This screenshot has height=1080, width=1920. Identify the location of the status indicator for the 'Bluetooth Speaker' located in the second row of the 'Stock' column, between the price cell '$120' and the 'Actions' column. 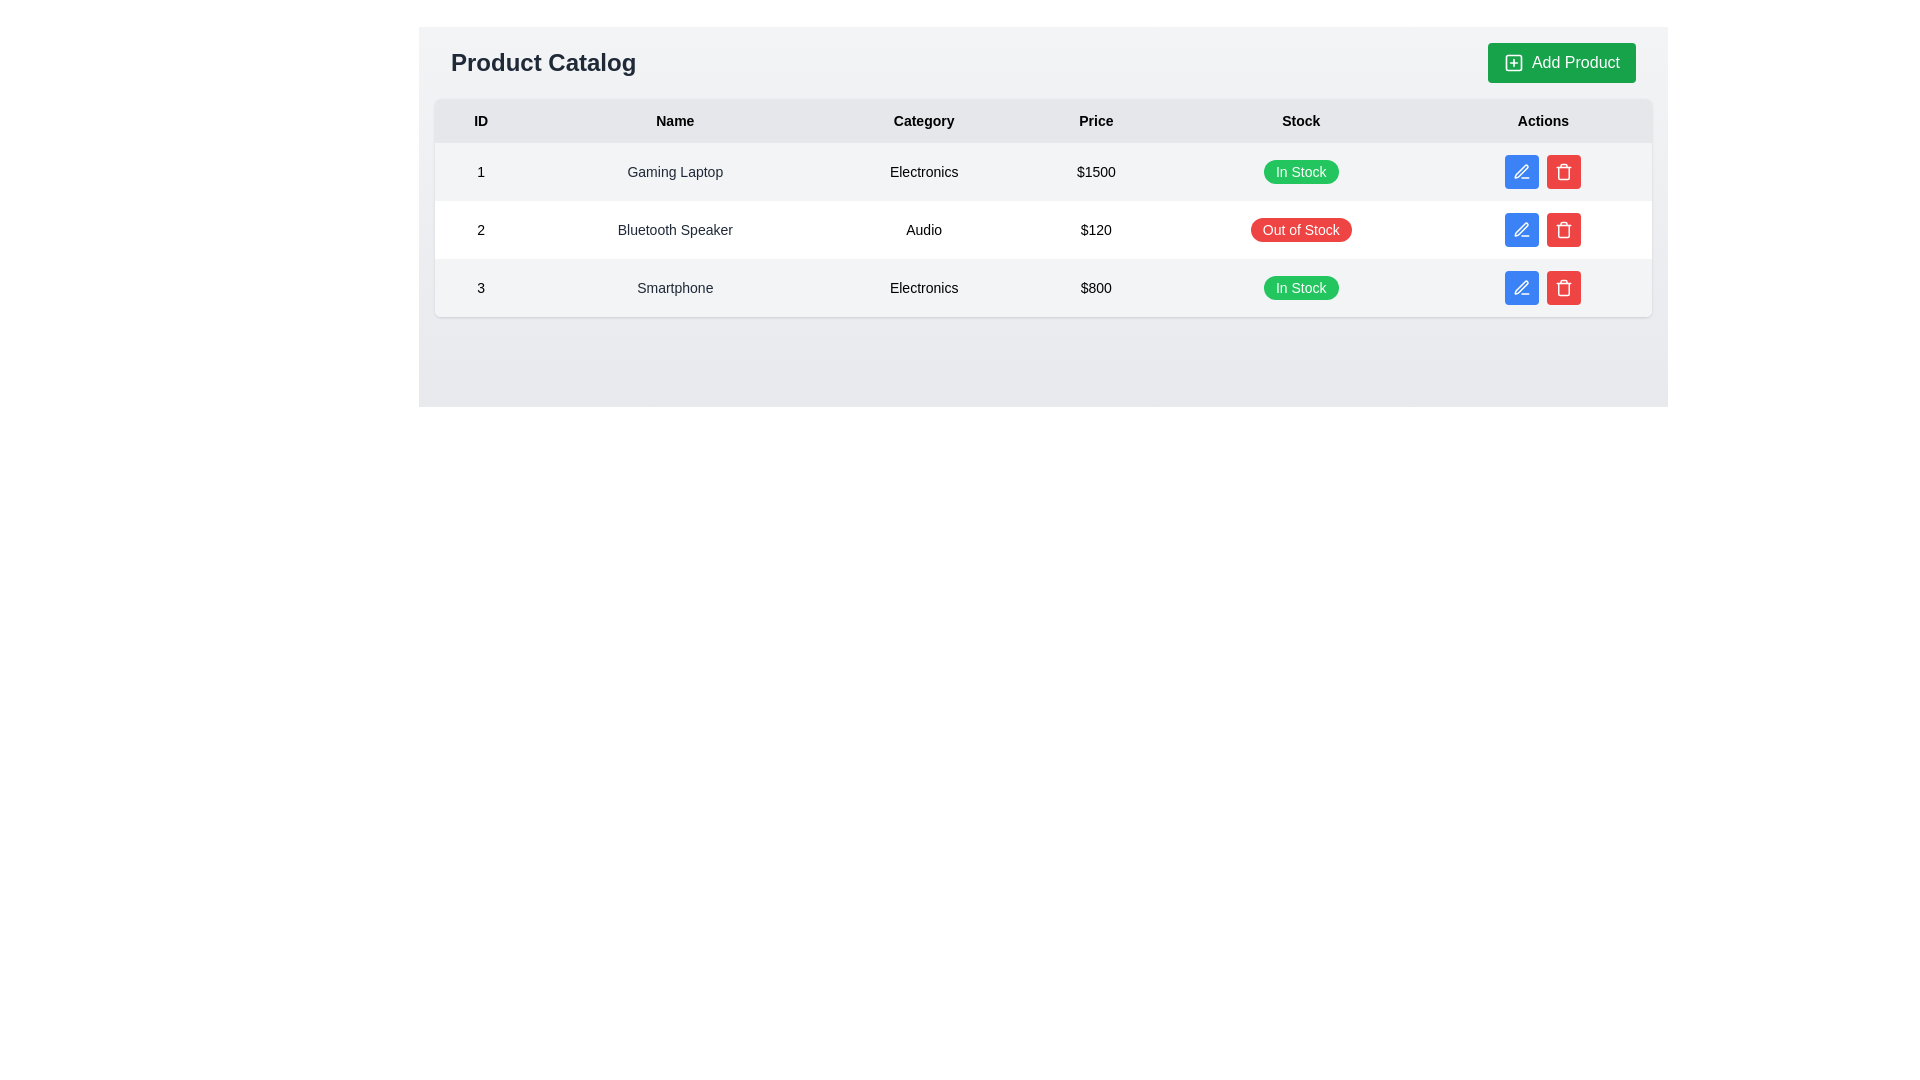
(1301, 229).